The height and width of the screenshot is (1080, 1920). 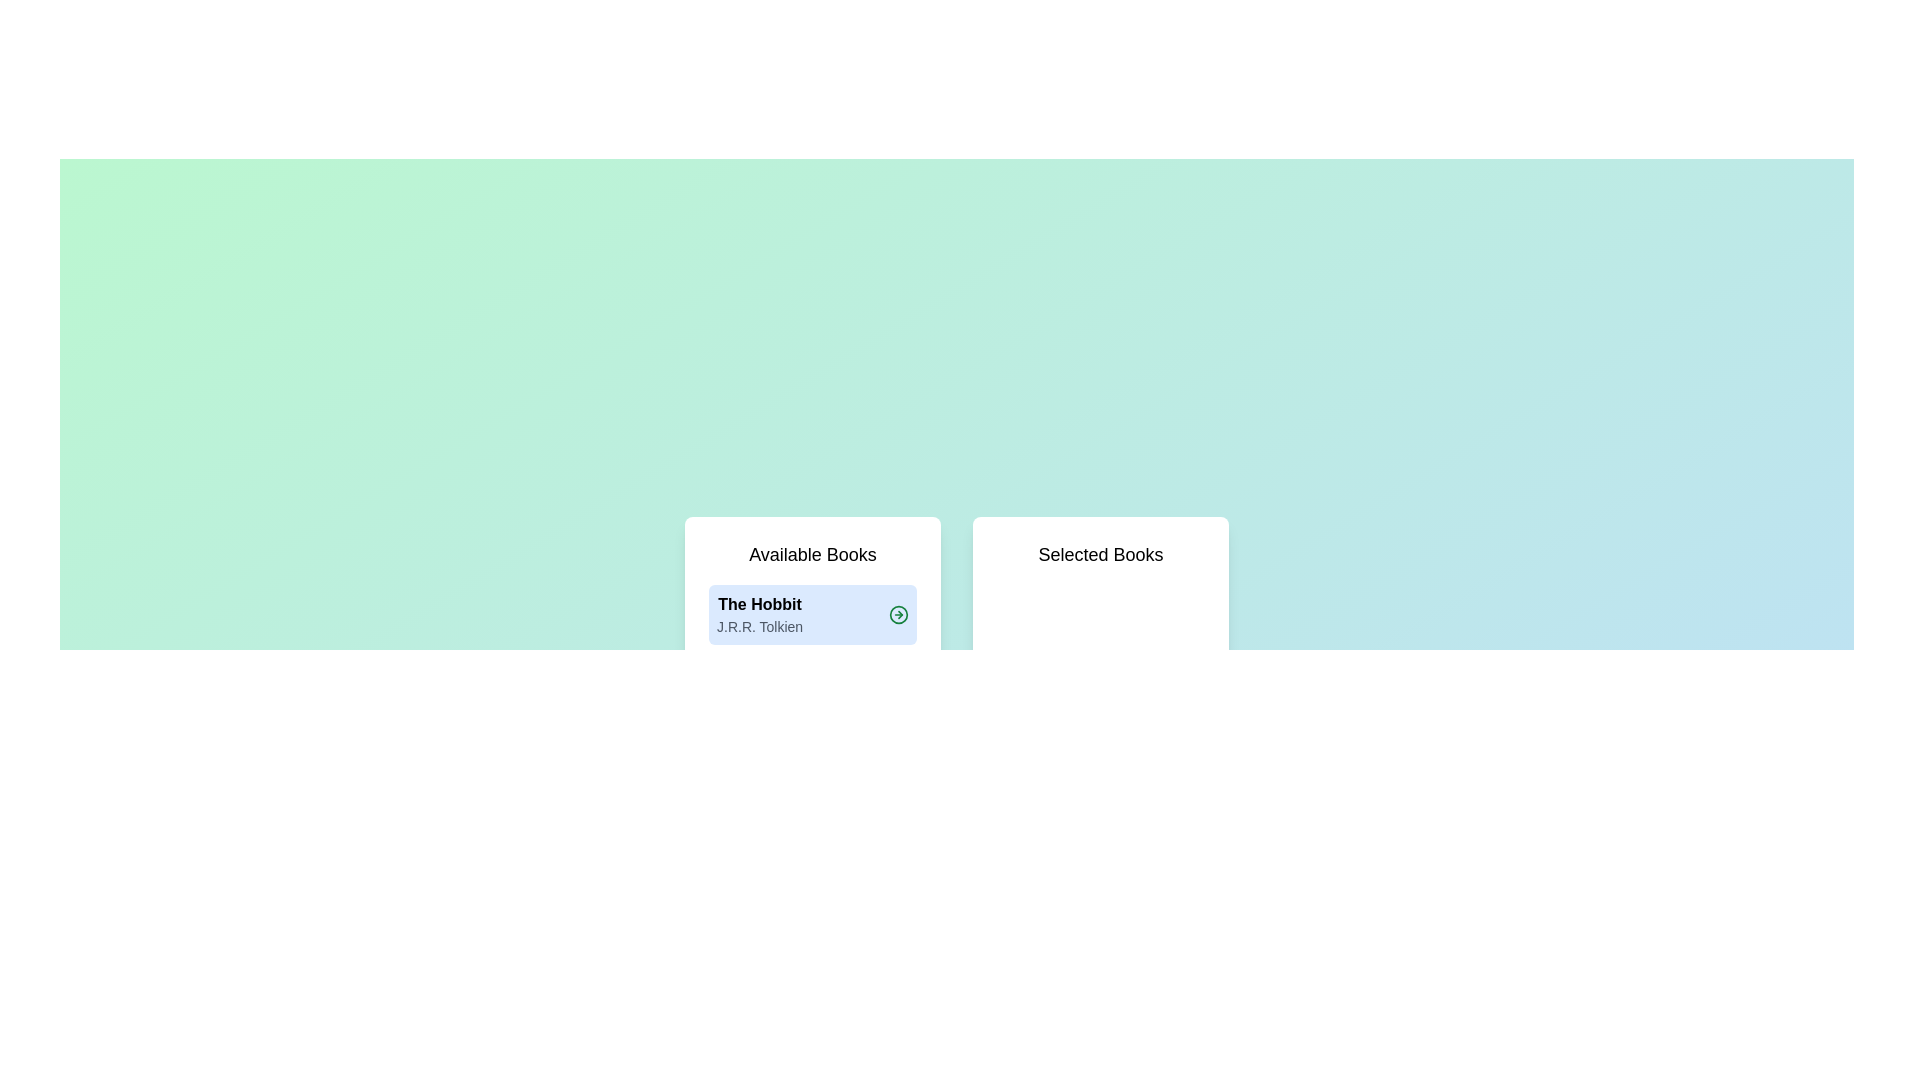 I want to click on the arrow button next to 'The Hobbit' to move it to the 'Selected Books' list, so click(x=897, y=613).